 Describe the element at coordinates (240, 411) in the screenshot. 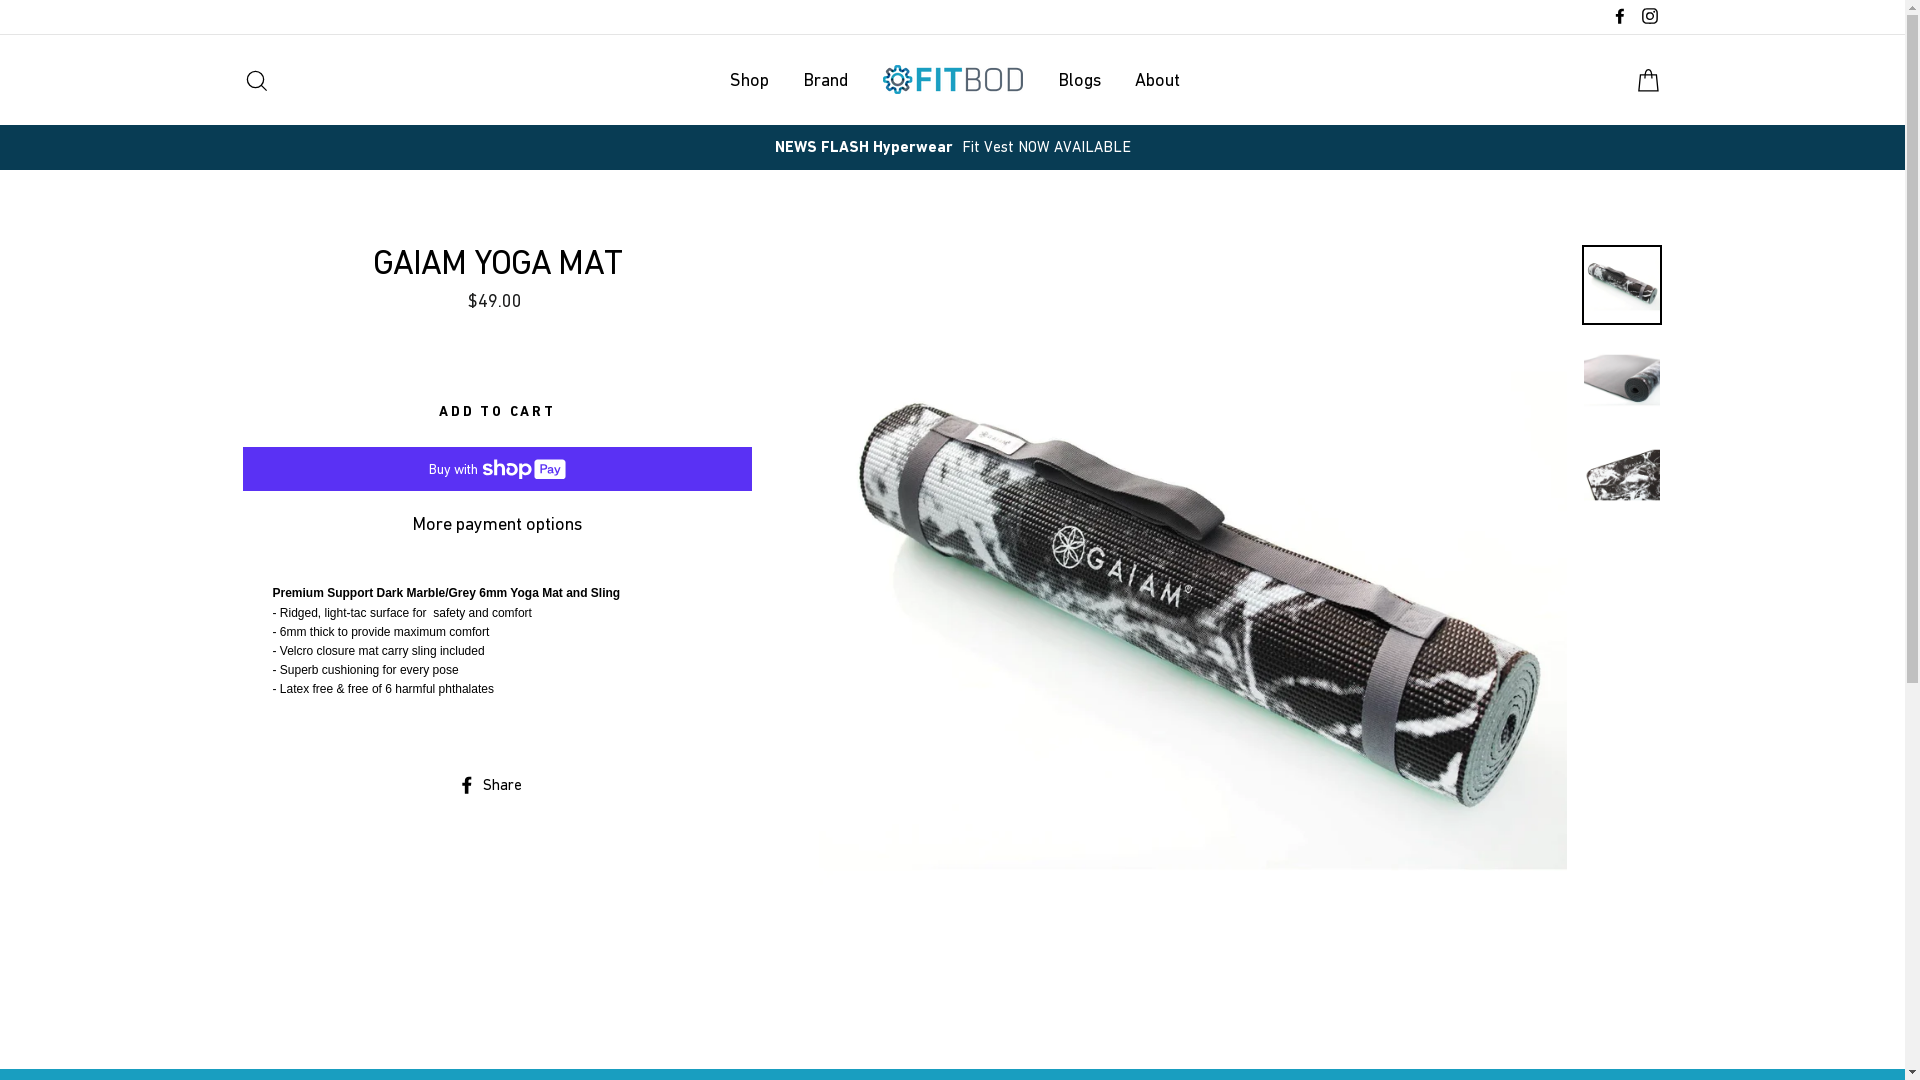

I see `'ADD TO CART'` at that location.